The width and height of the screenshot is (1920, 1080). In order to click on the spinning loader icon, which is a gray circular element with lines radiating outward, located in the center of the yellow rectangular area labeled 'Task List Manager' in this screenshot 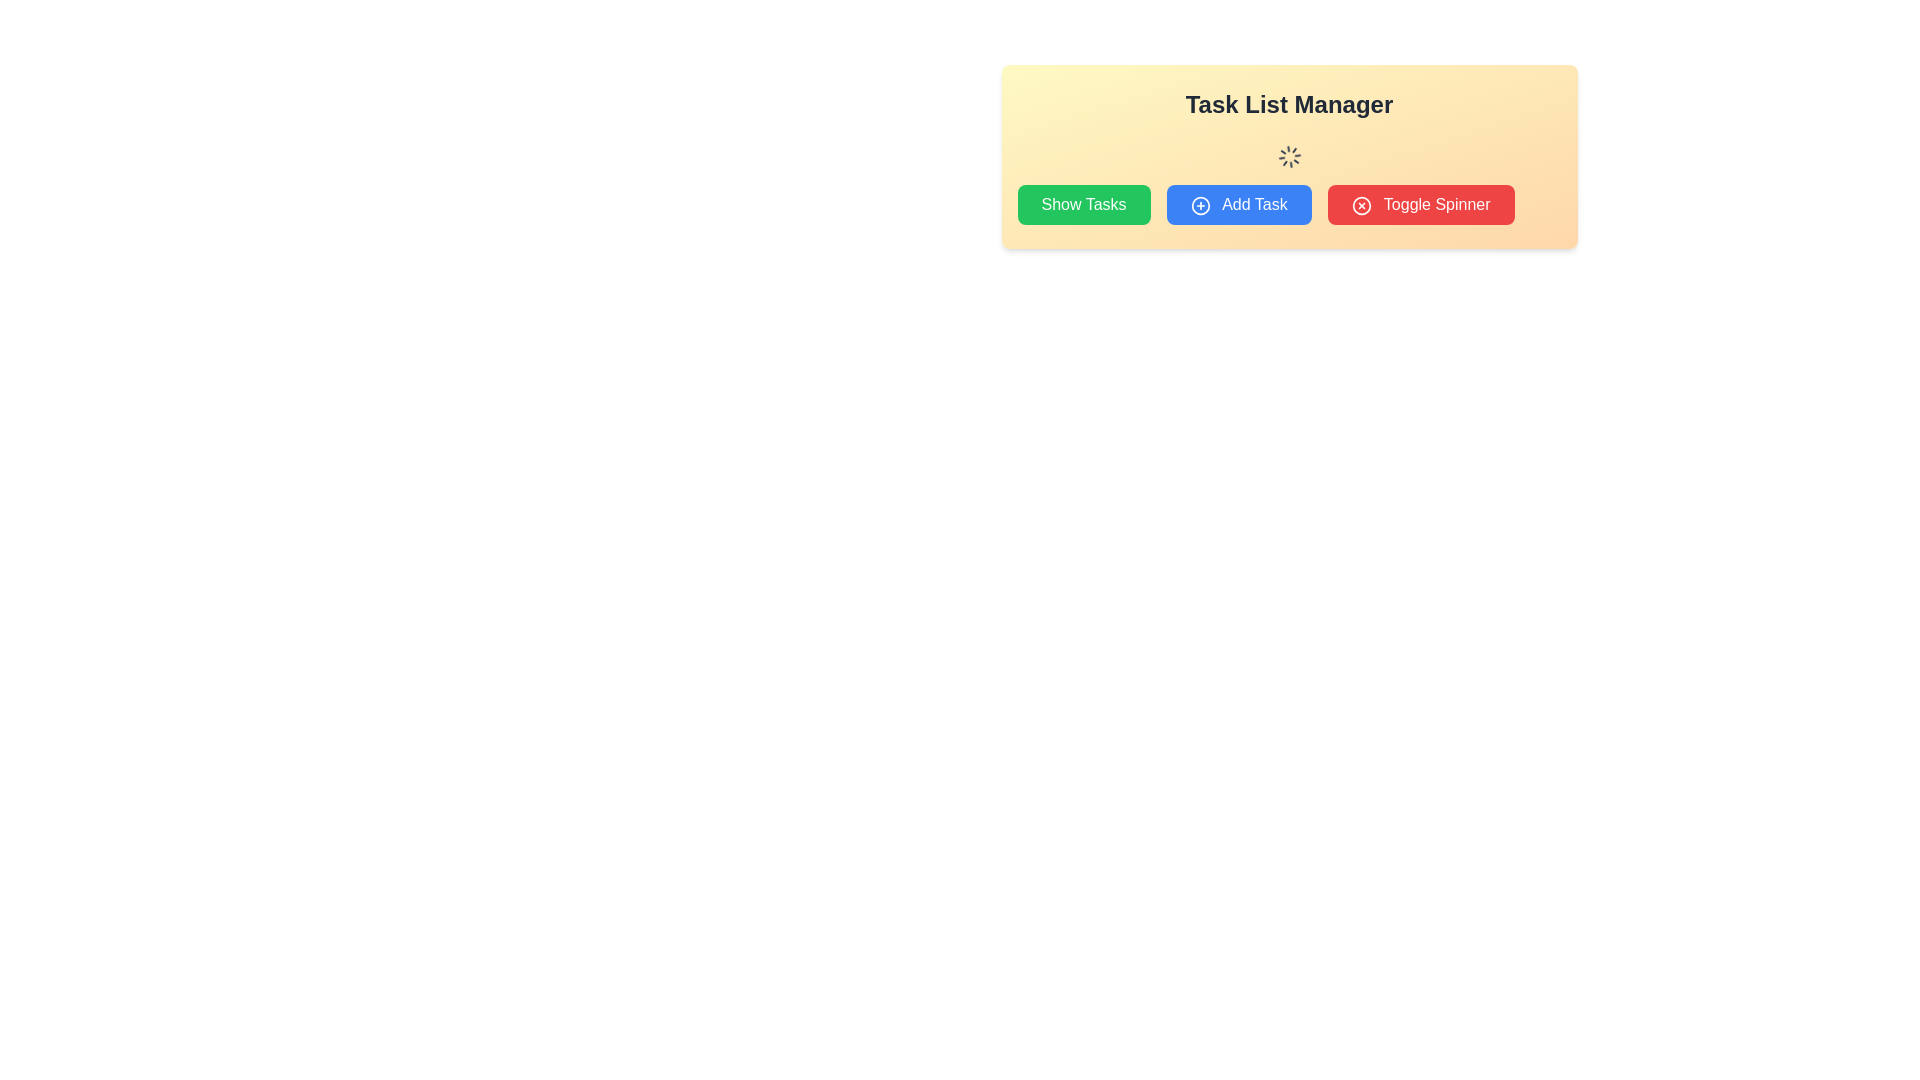, I will do `click(1289, 156)`.